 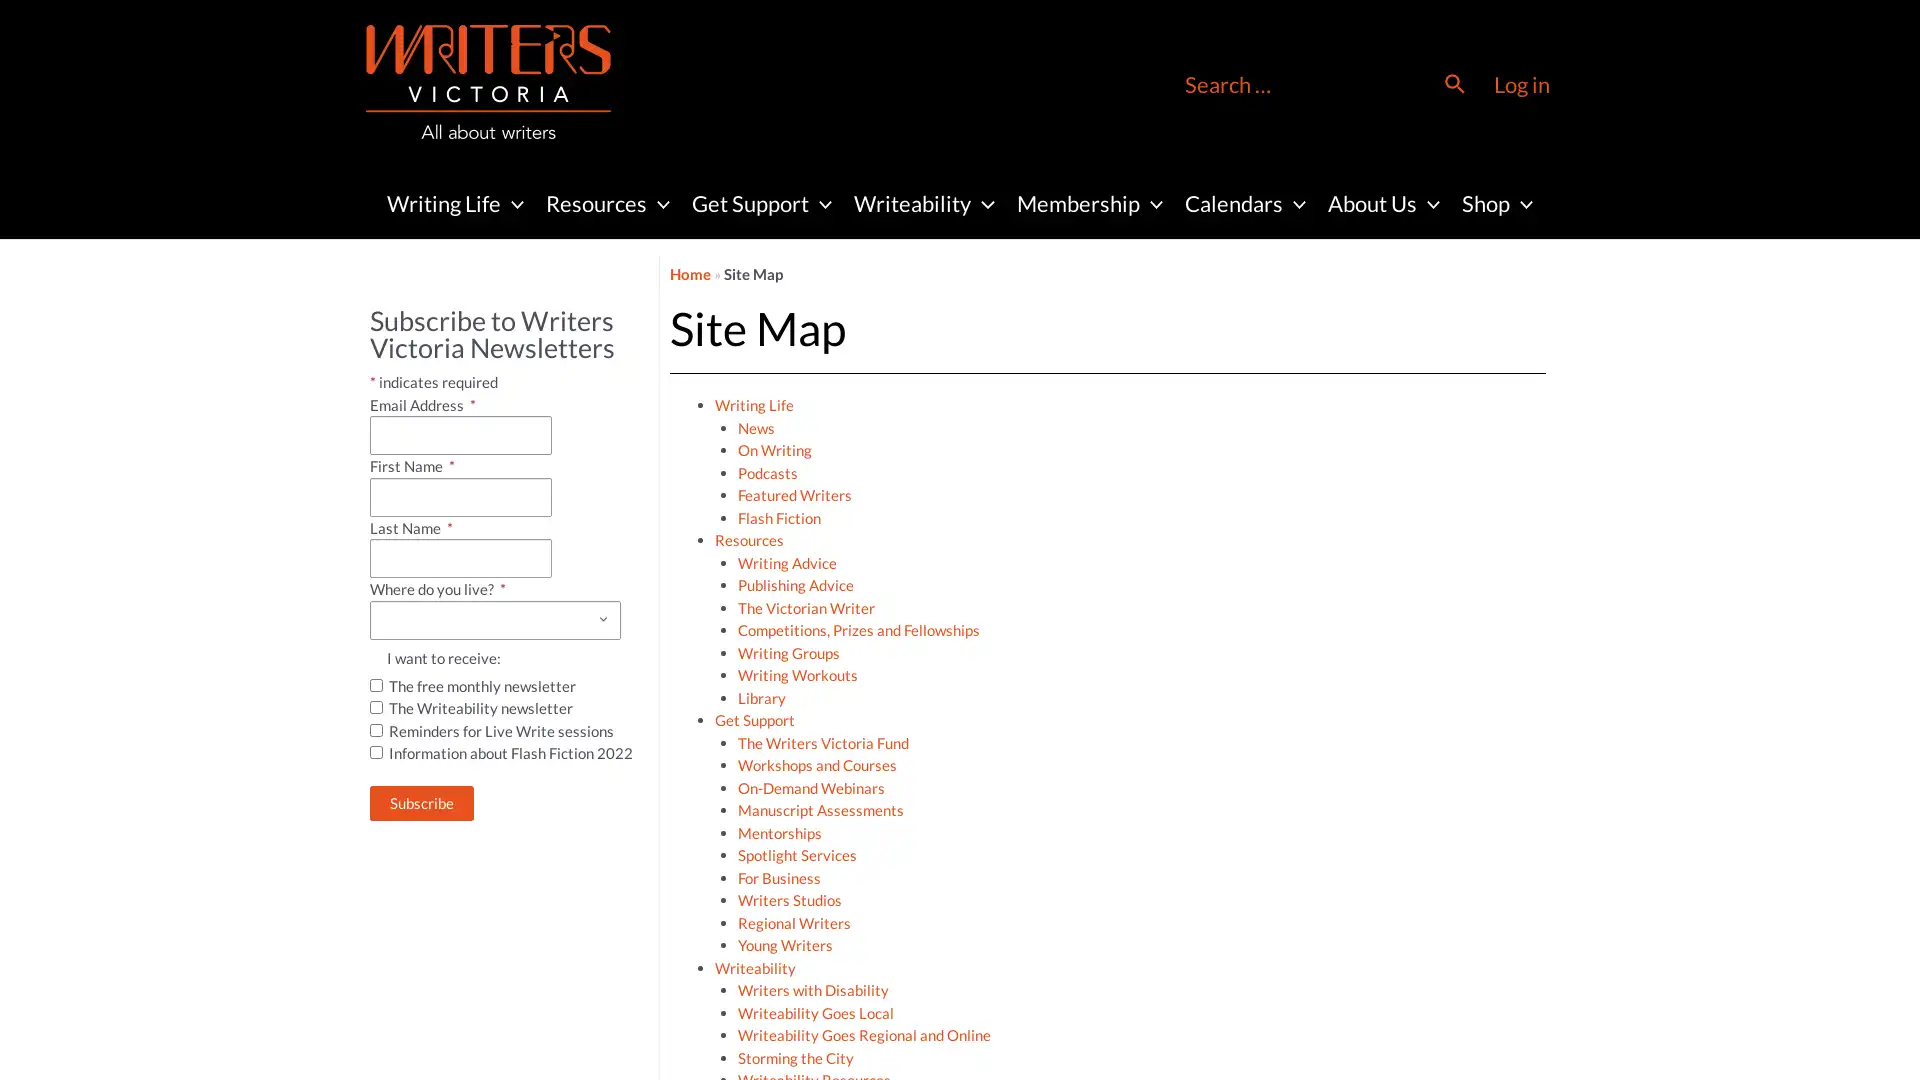 What do you see at coordinates (421, 802) in the screenshot?
I see `Subscribe` at bounding box center [421, 802].